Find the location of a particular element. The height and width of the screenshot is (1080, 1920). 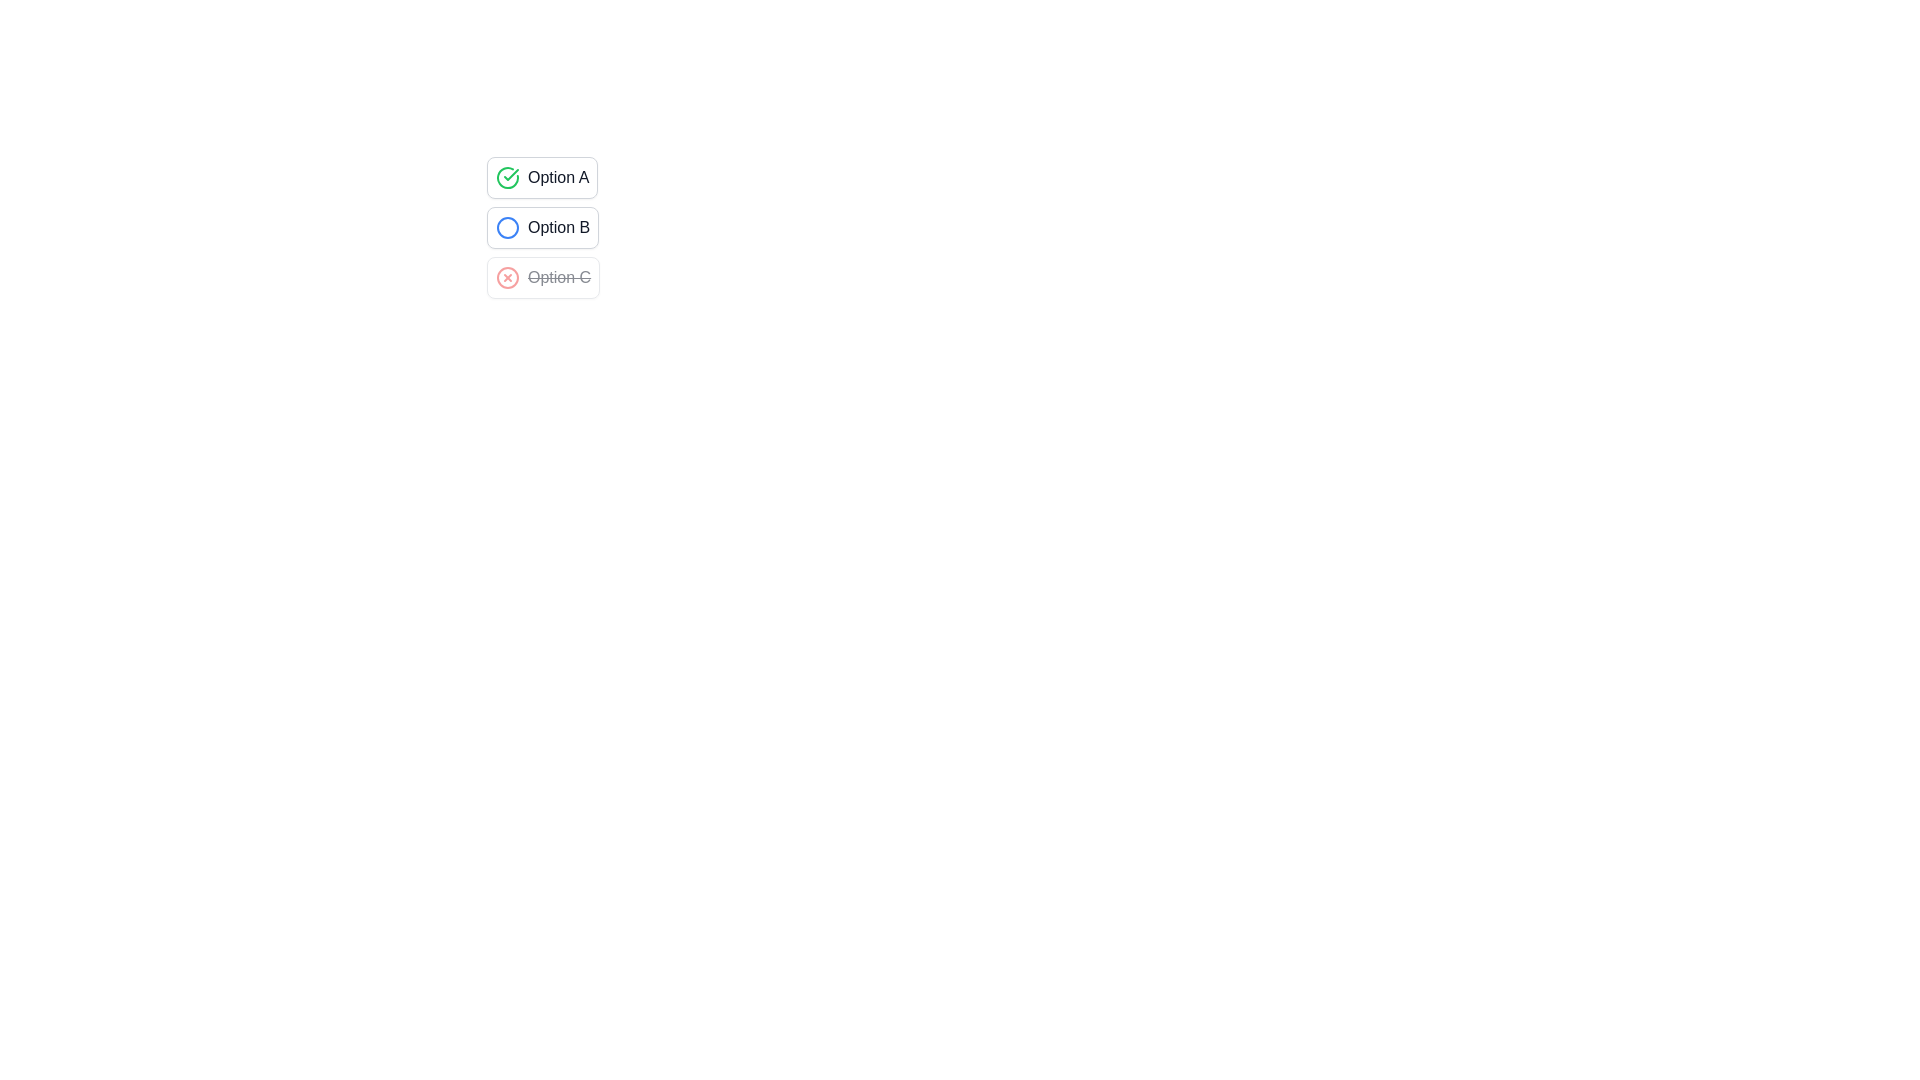

attributes of the icon indicating a dismissed or unavailable state for 'Option C', which is located directly before the 'Option C' text in the third row of the list structure is located at coordinates (508, 277).